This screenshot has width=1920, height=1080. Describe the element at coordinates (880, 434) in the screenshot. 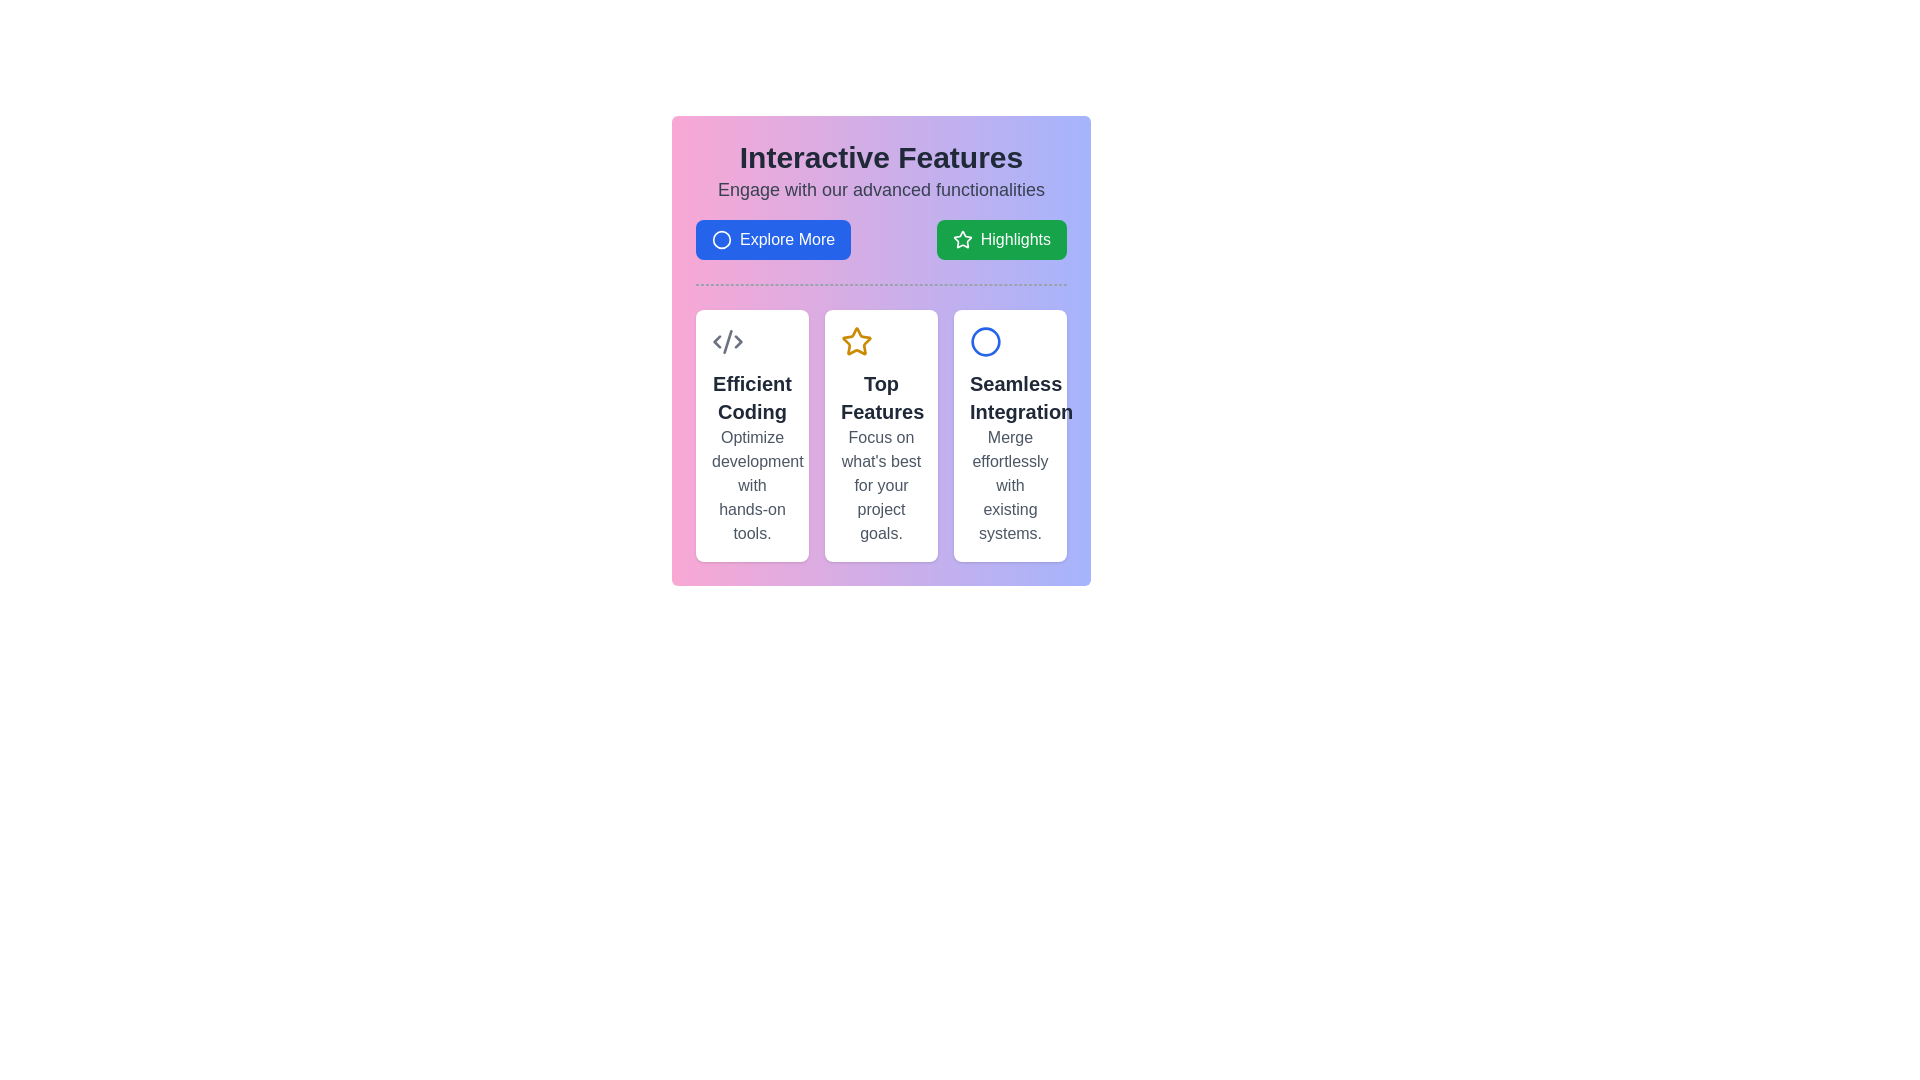

I see `the 'Top Features' informational card` at that location.